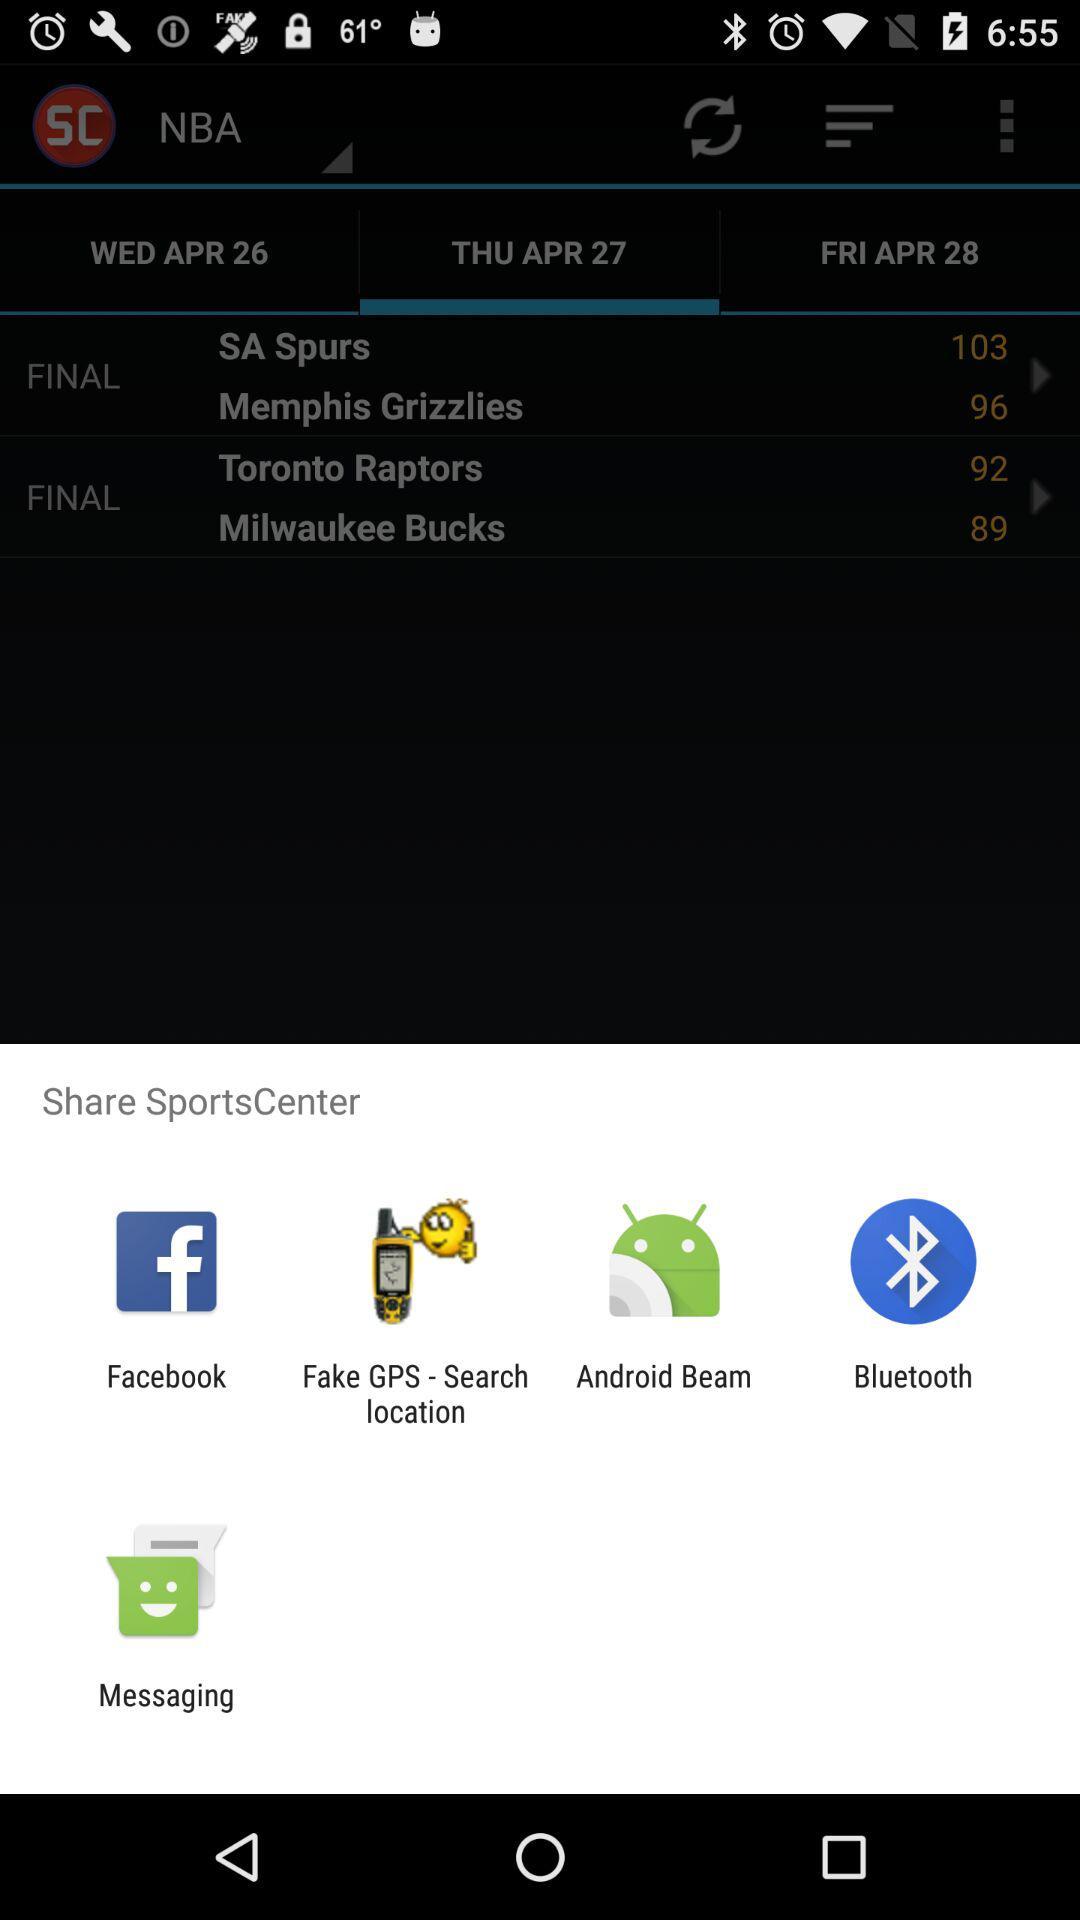  I want to click on the icon next to the android beam icon, so click(913, 1392).